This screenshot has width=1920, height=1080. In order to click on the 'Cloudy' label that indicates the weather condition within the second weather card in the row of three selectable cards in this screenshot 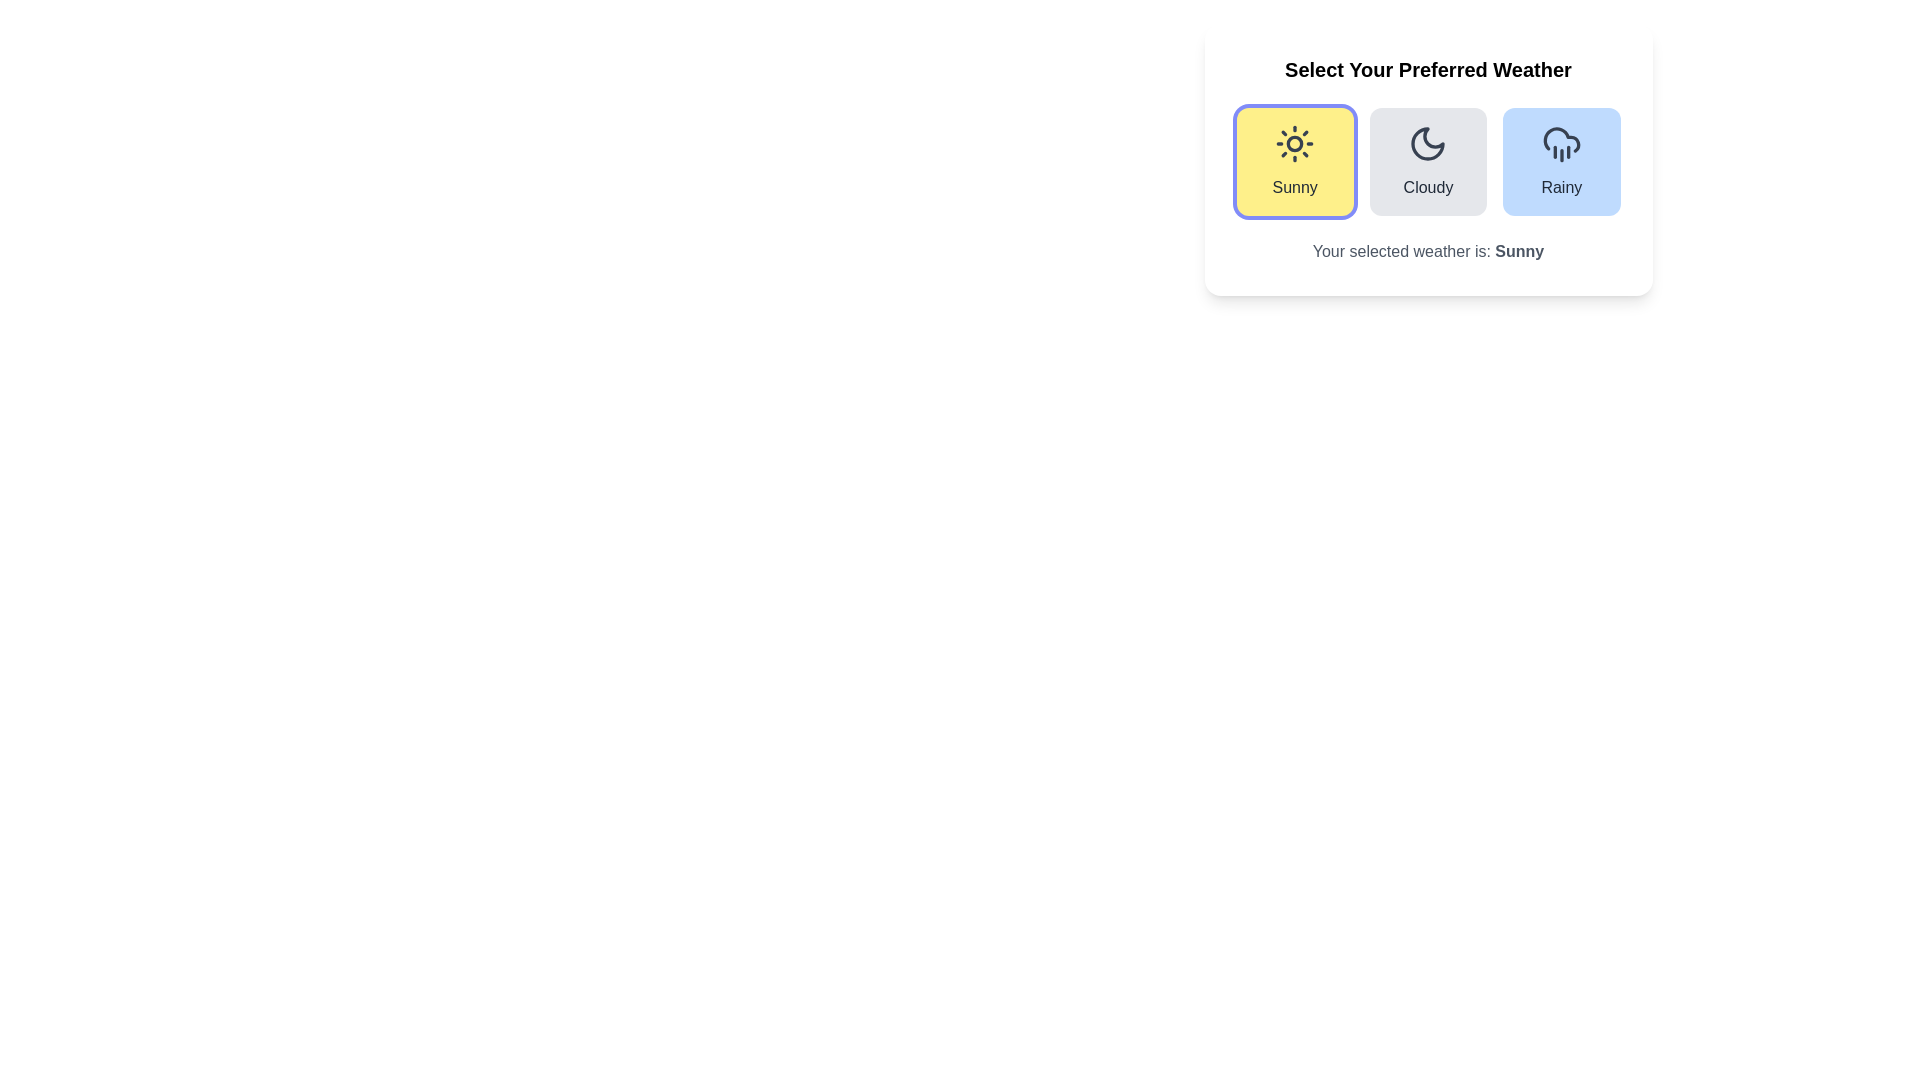, I will do `click(1427, 188)`.